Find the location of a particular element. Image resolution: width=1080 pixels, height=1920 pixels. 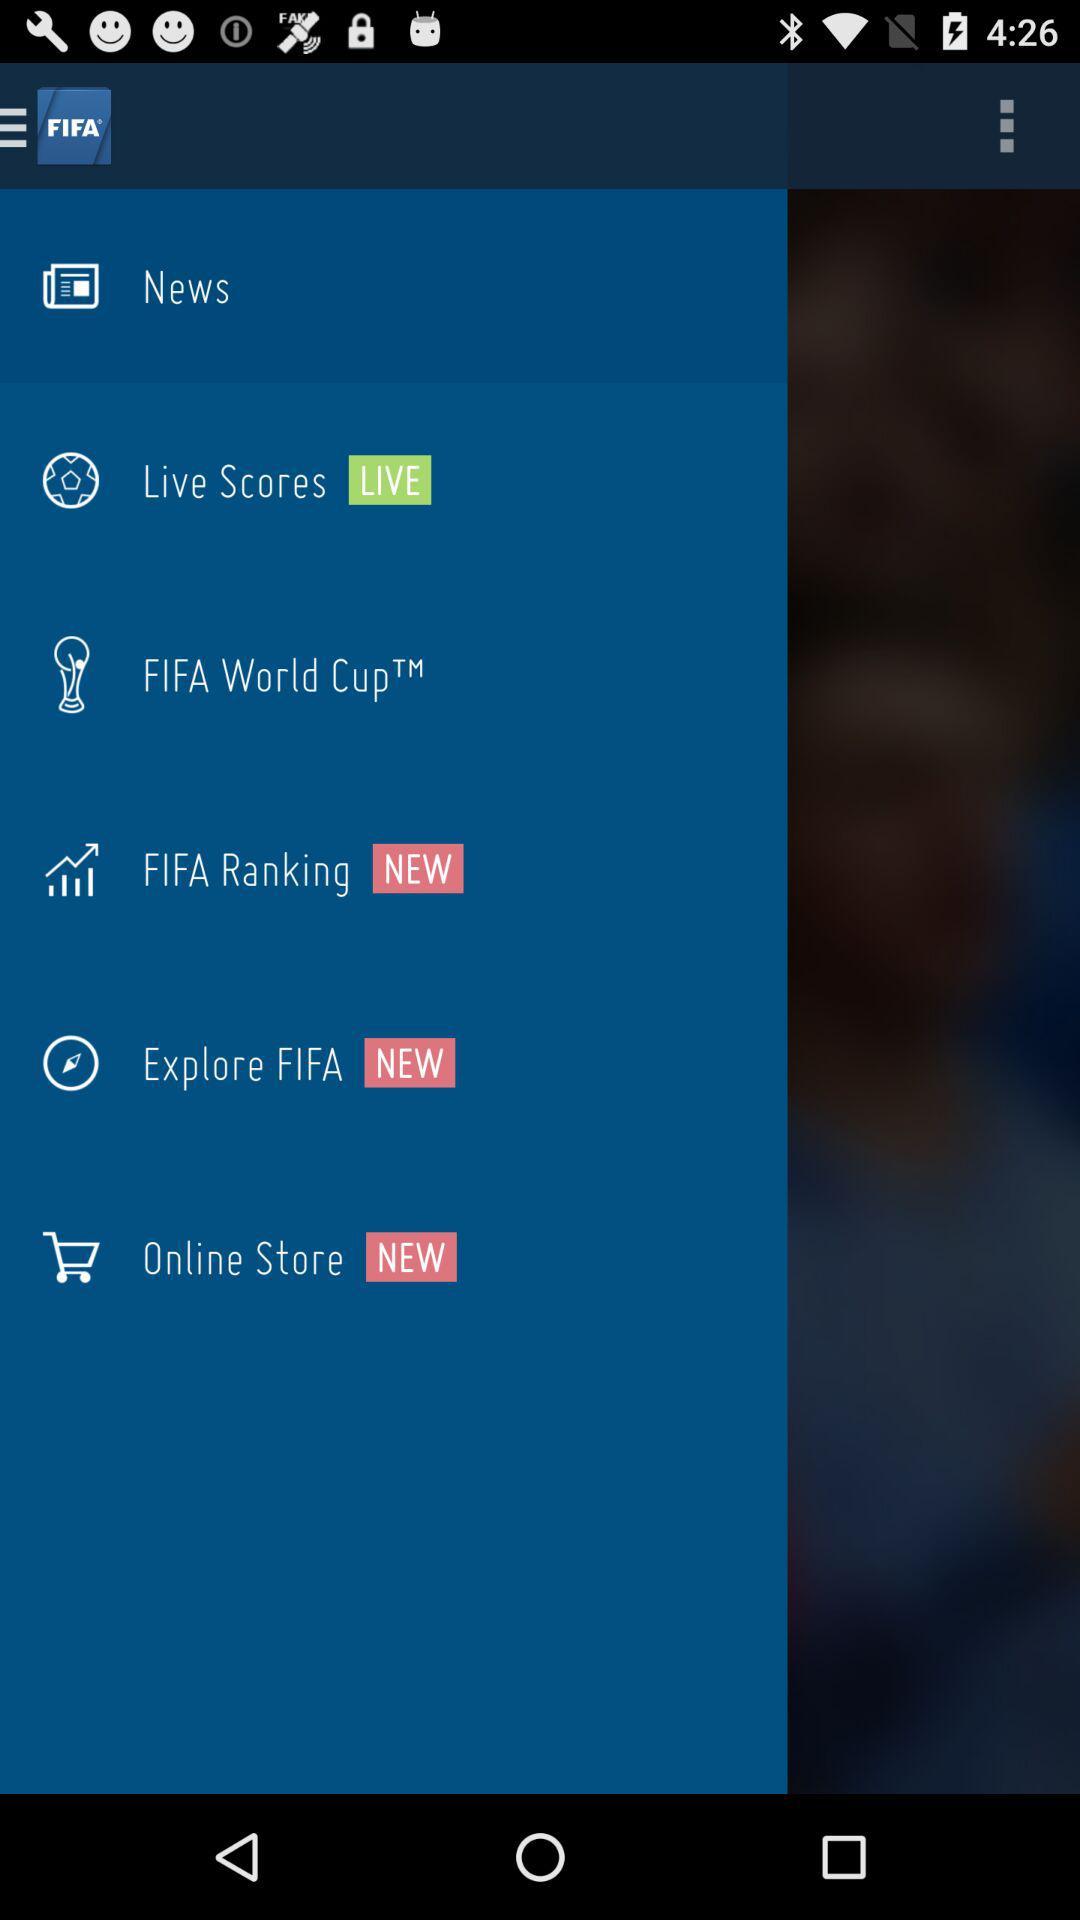

the icon next to new icon is located at coordinates (245, 868).